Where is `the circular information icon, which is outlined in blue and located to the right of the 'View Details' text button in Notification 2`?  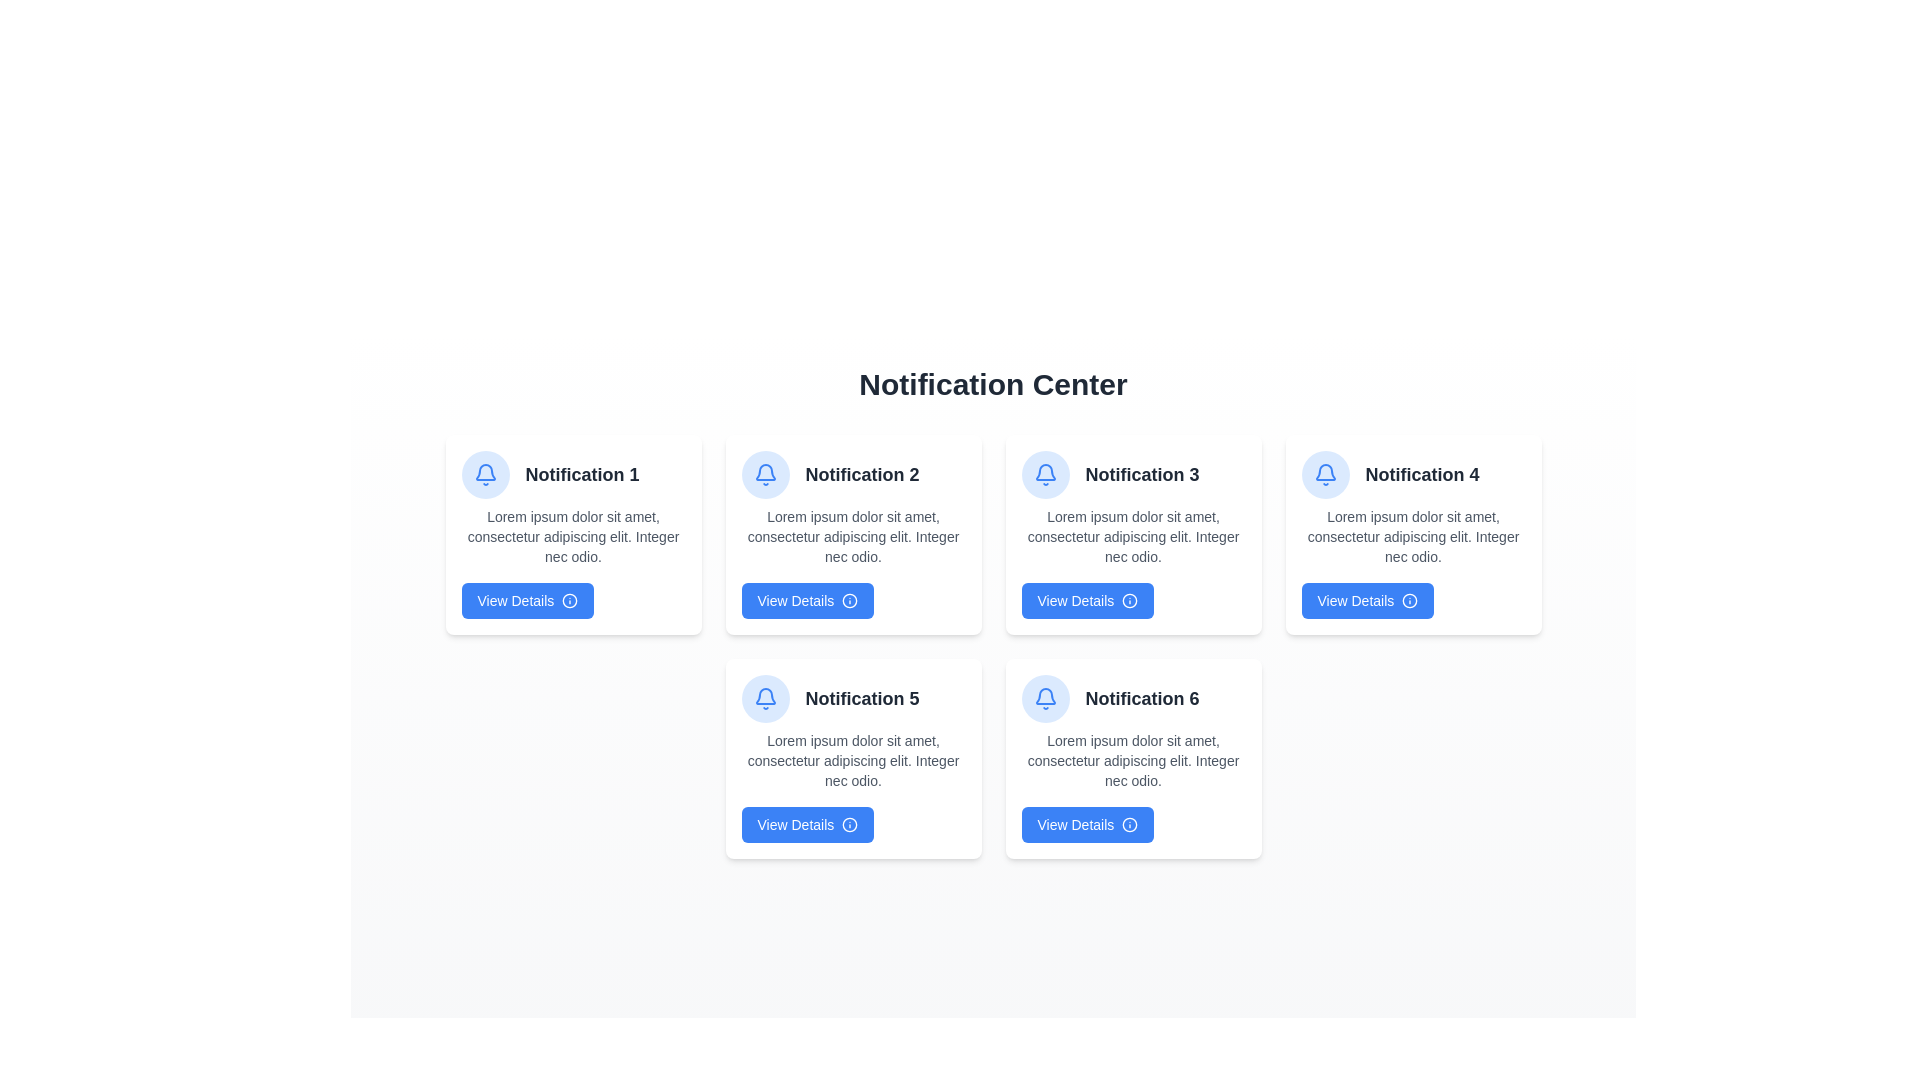 the circular information icon, which is outlined in blue and located to the right of the 'View Details' text button in Notification 2 is located at coordinates (850, 600).